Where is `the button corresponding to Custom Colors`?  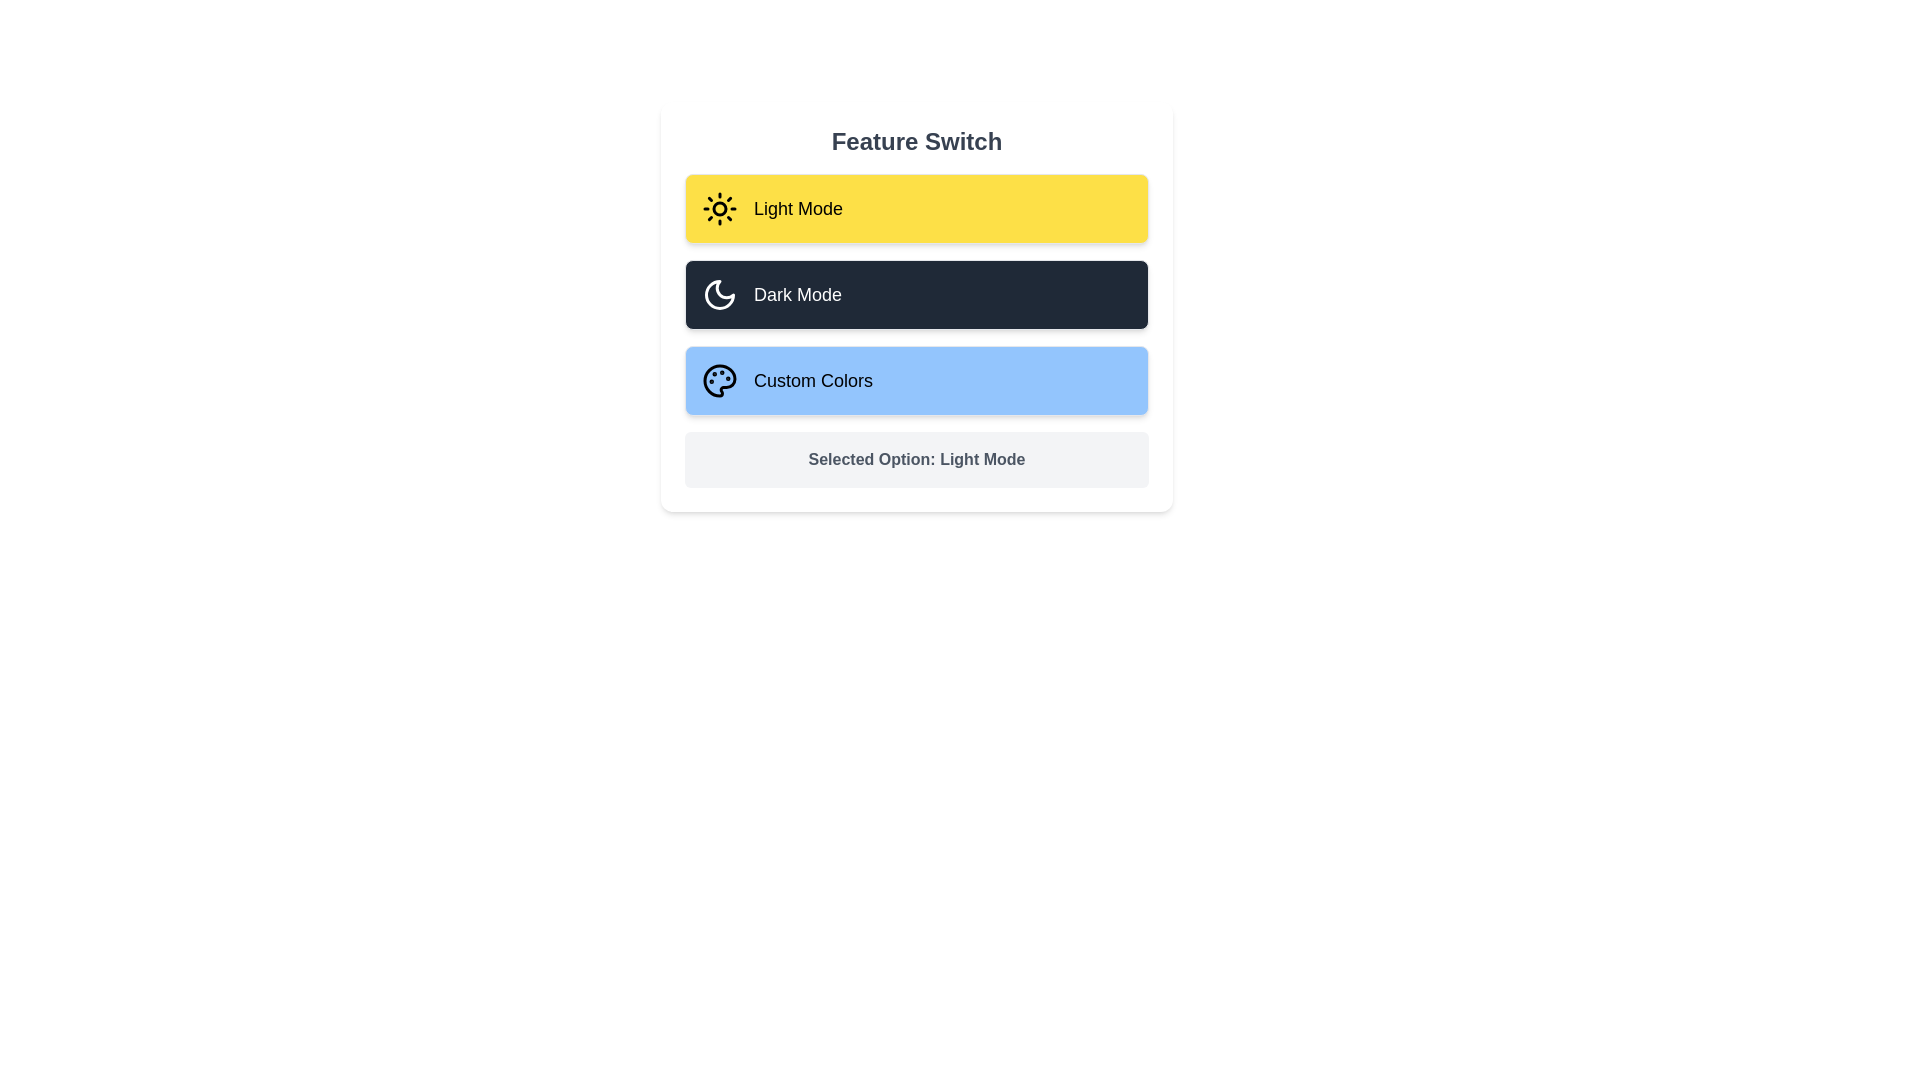 the button corresponding to Custom Colors is located at coordinates (915, 381).